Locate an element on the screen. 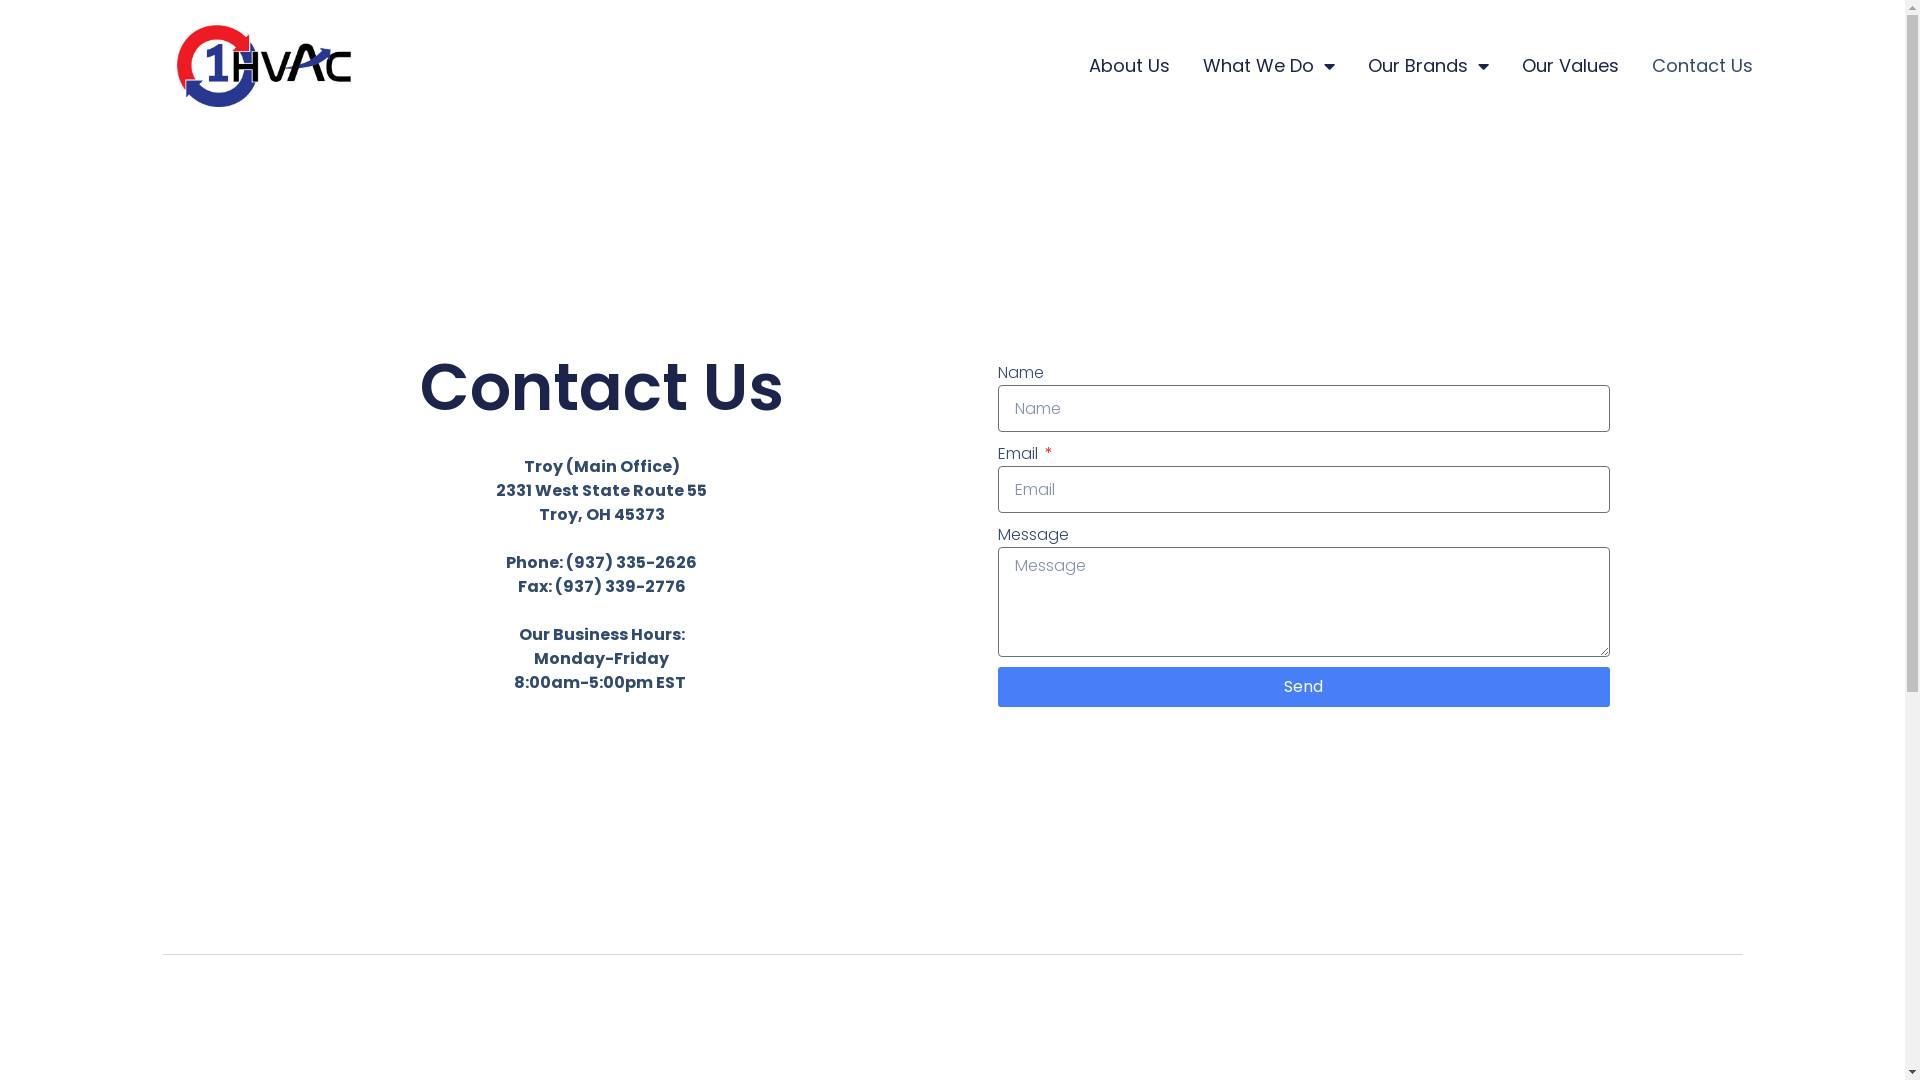 This screenshot has width=1920, height=1080. 'Our Brands' is located at coordinates (1427, 64).